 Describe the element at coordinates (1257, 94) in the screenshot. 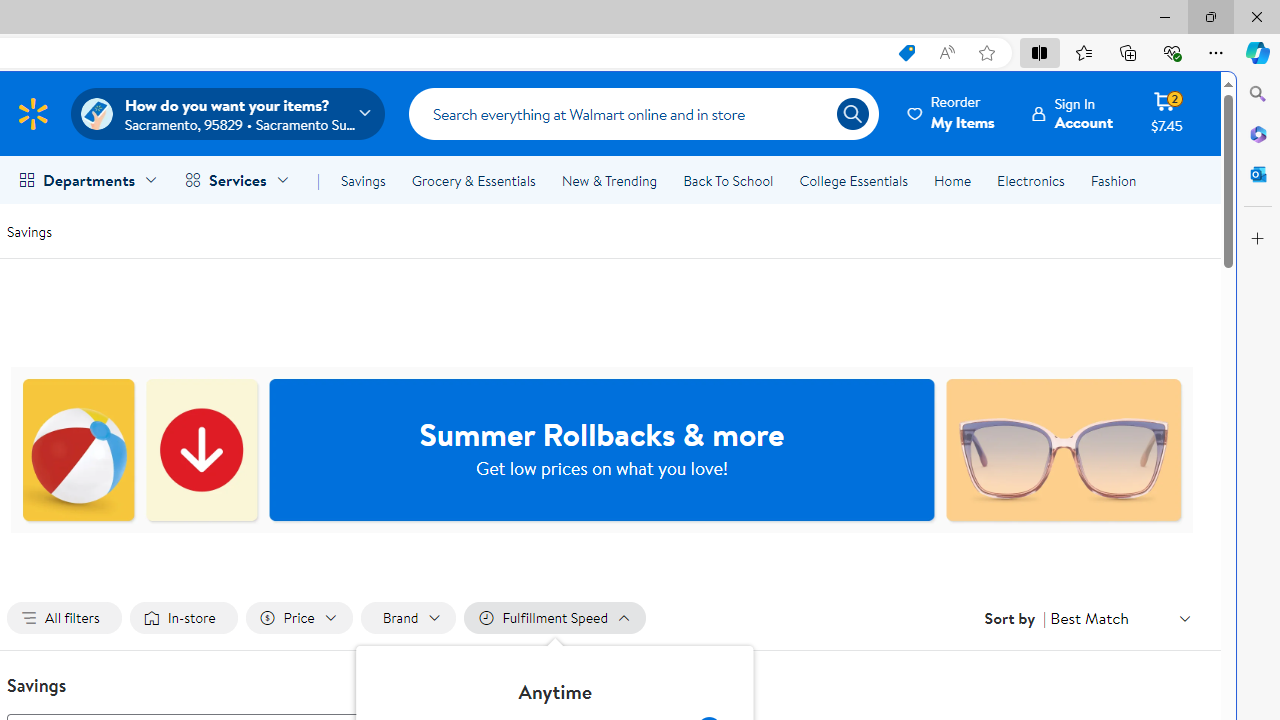

I see `'Close Search pane'` at that location.